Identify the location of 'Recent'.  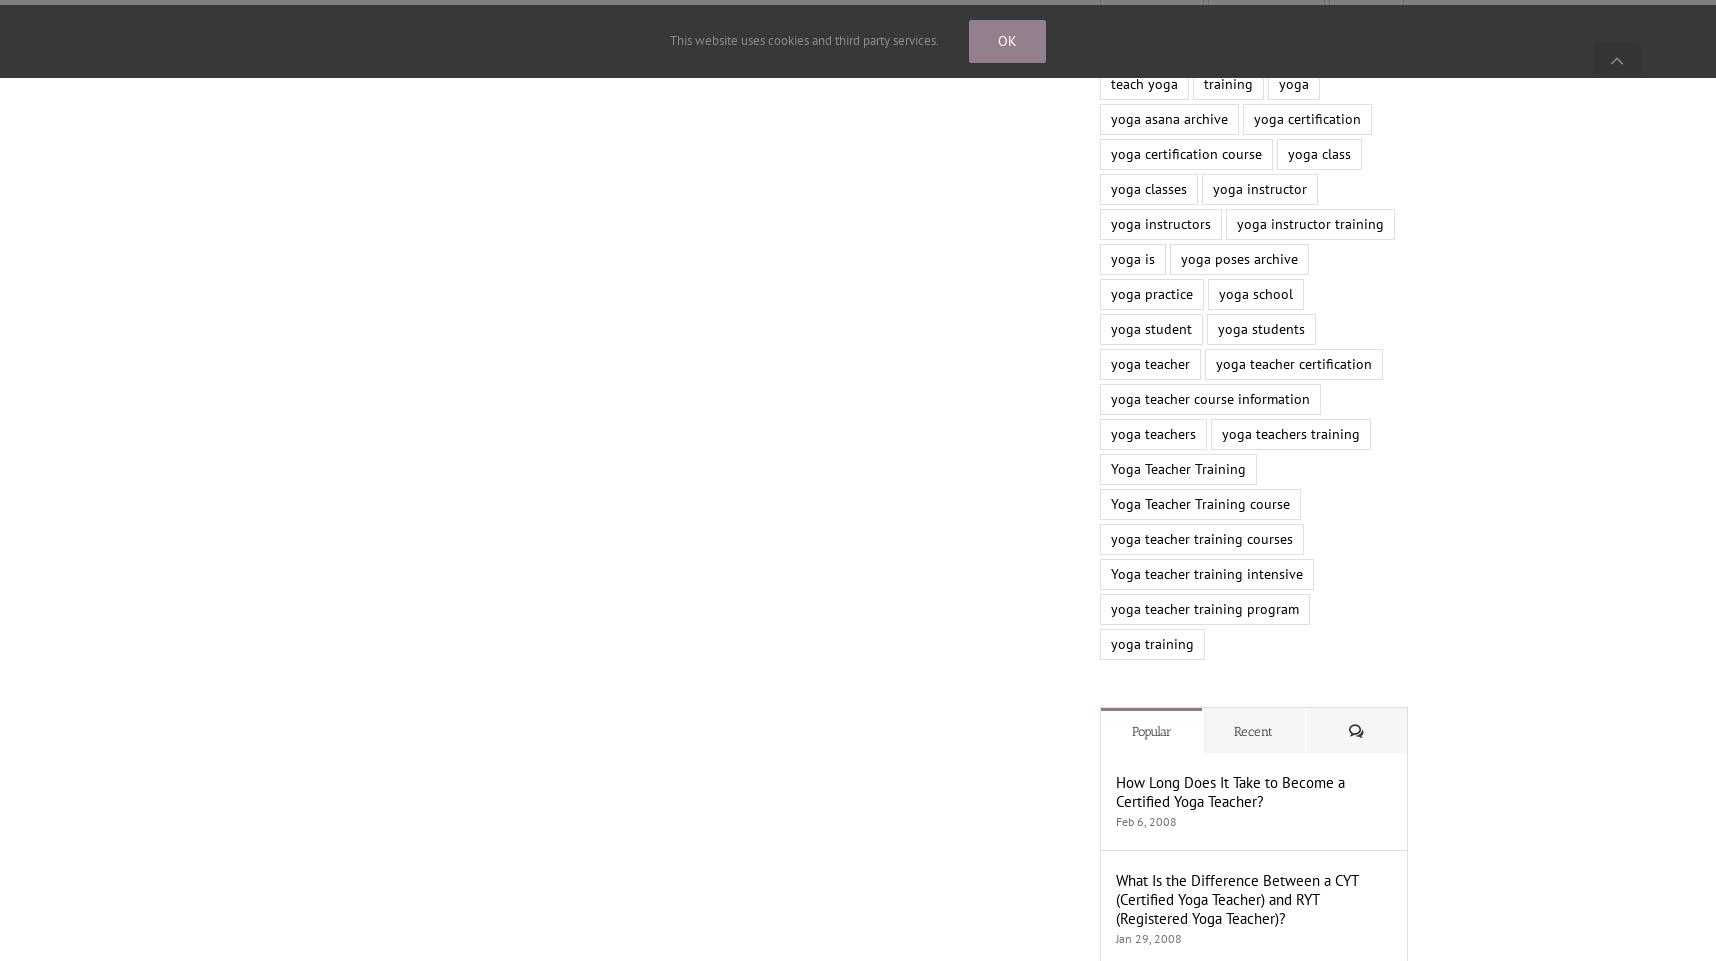
(1253, 731).